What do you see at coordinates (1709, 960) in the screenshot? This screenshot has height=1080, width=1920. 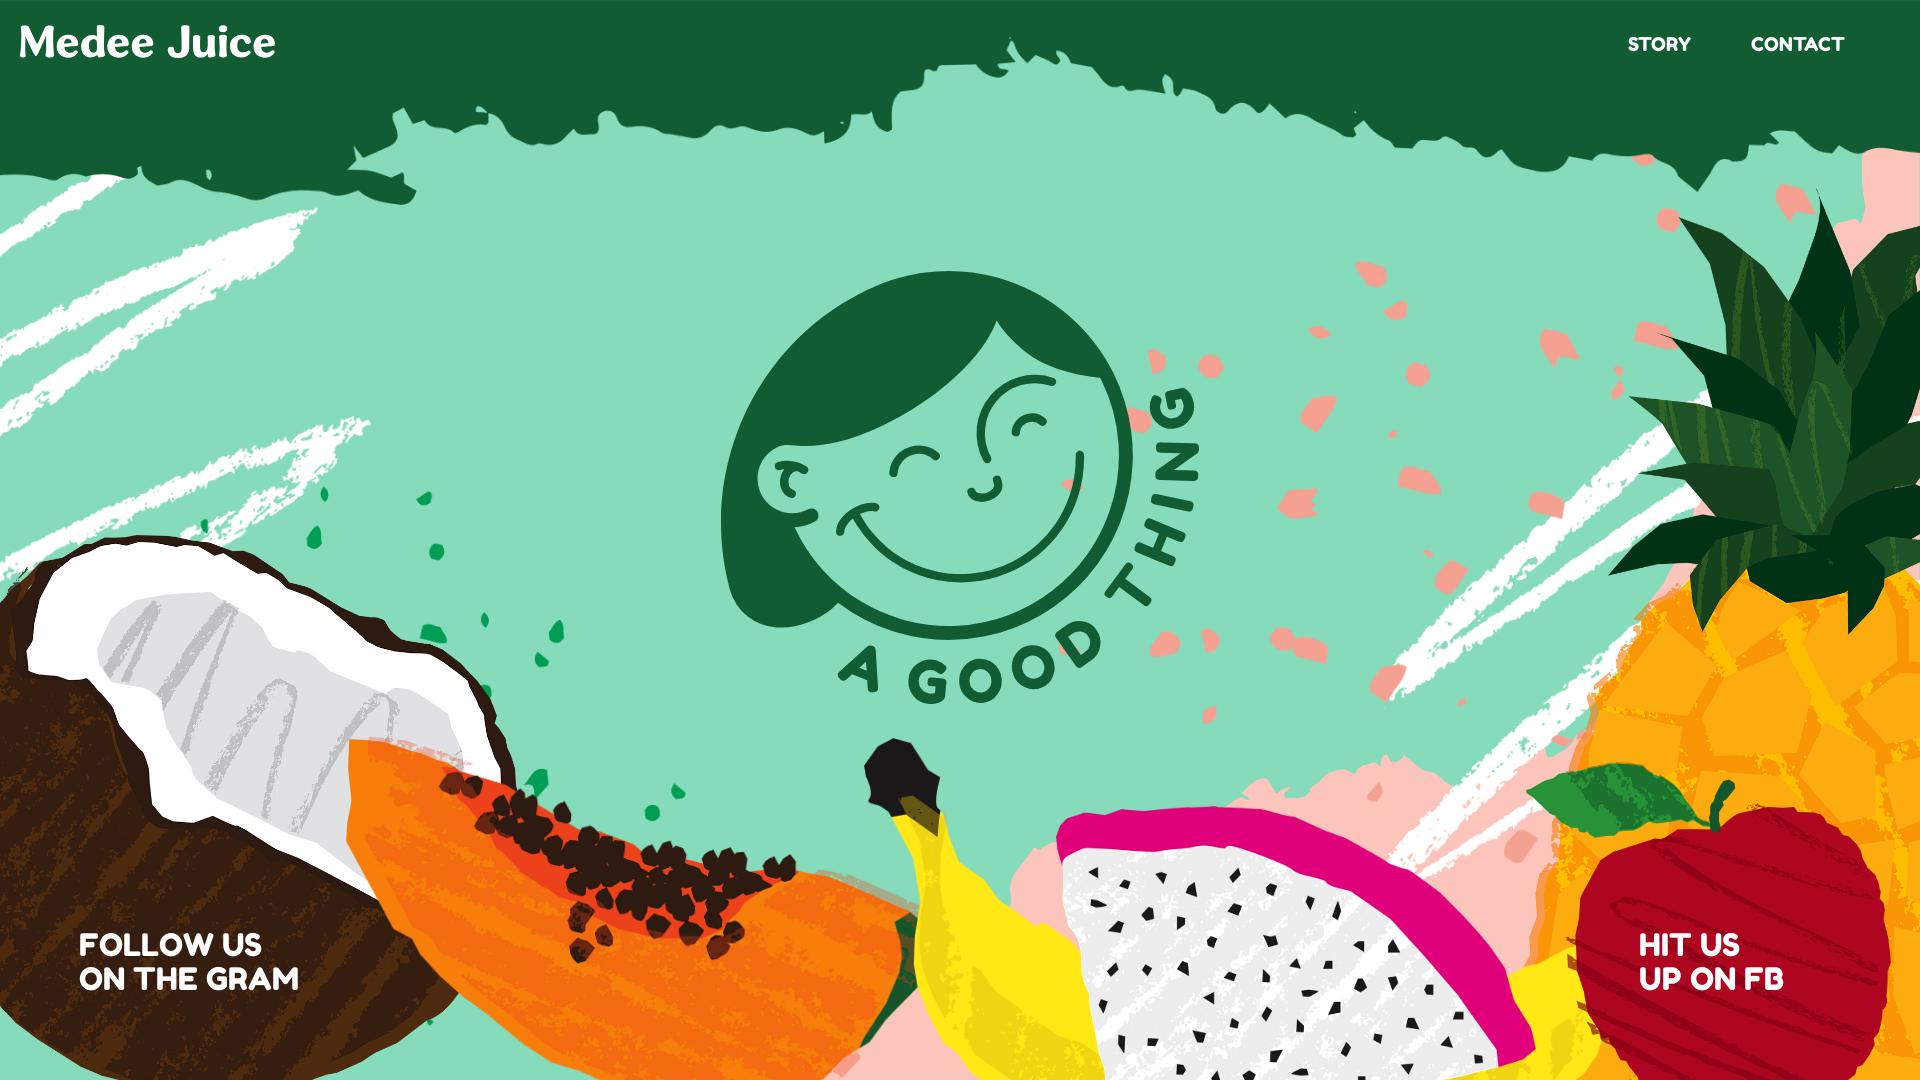 I see `'HIT US` at bounding box center [1709, 960].